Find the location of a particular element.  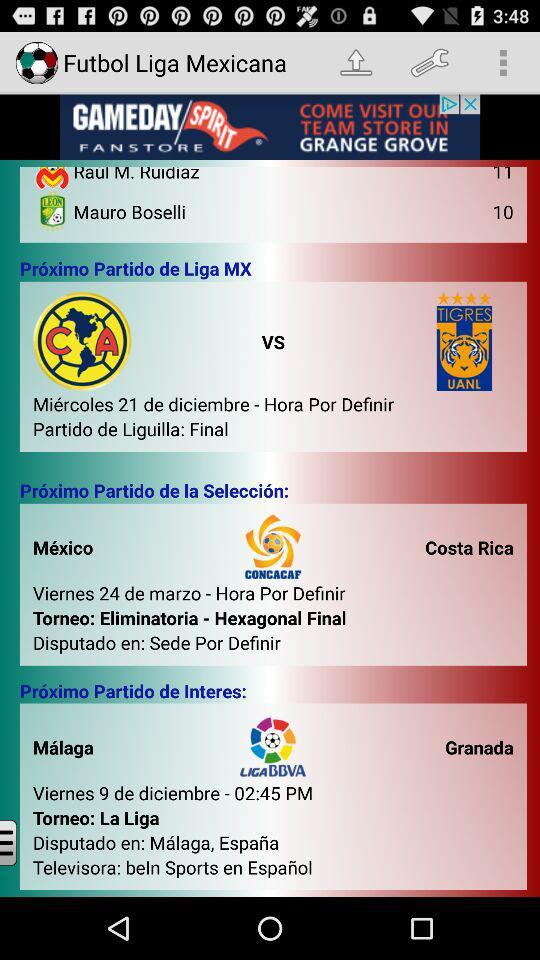

advertisement is located at coordinates (270, 126).